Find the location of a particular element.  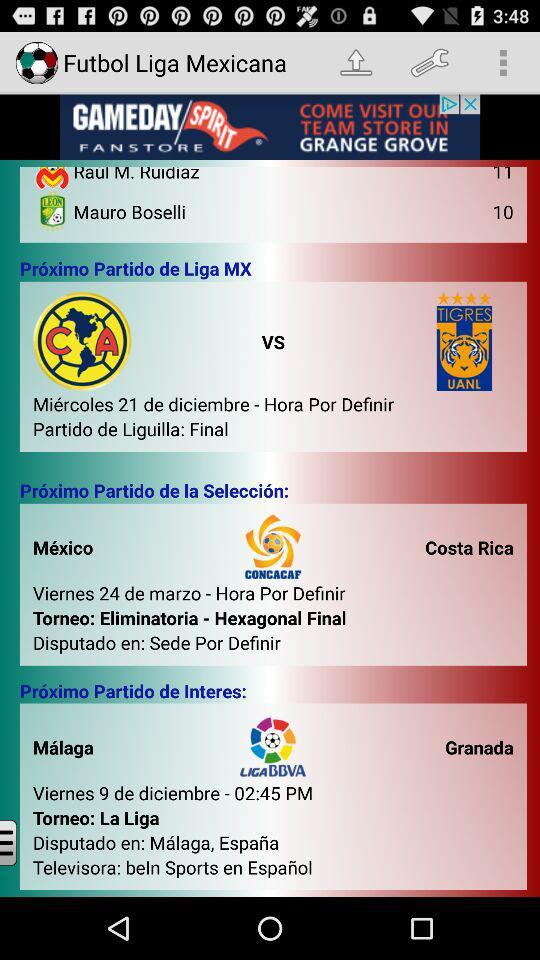

advertisement is located at coordinates (270, 126).